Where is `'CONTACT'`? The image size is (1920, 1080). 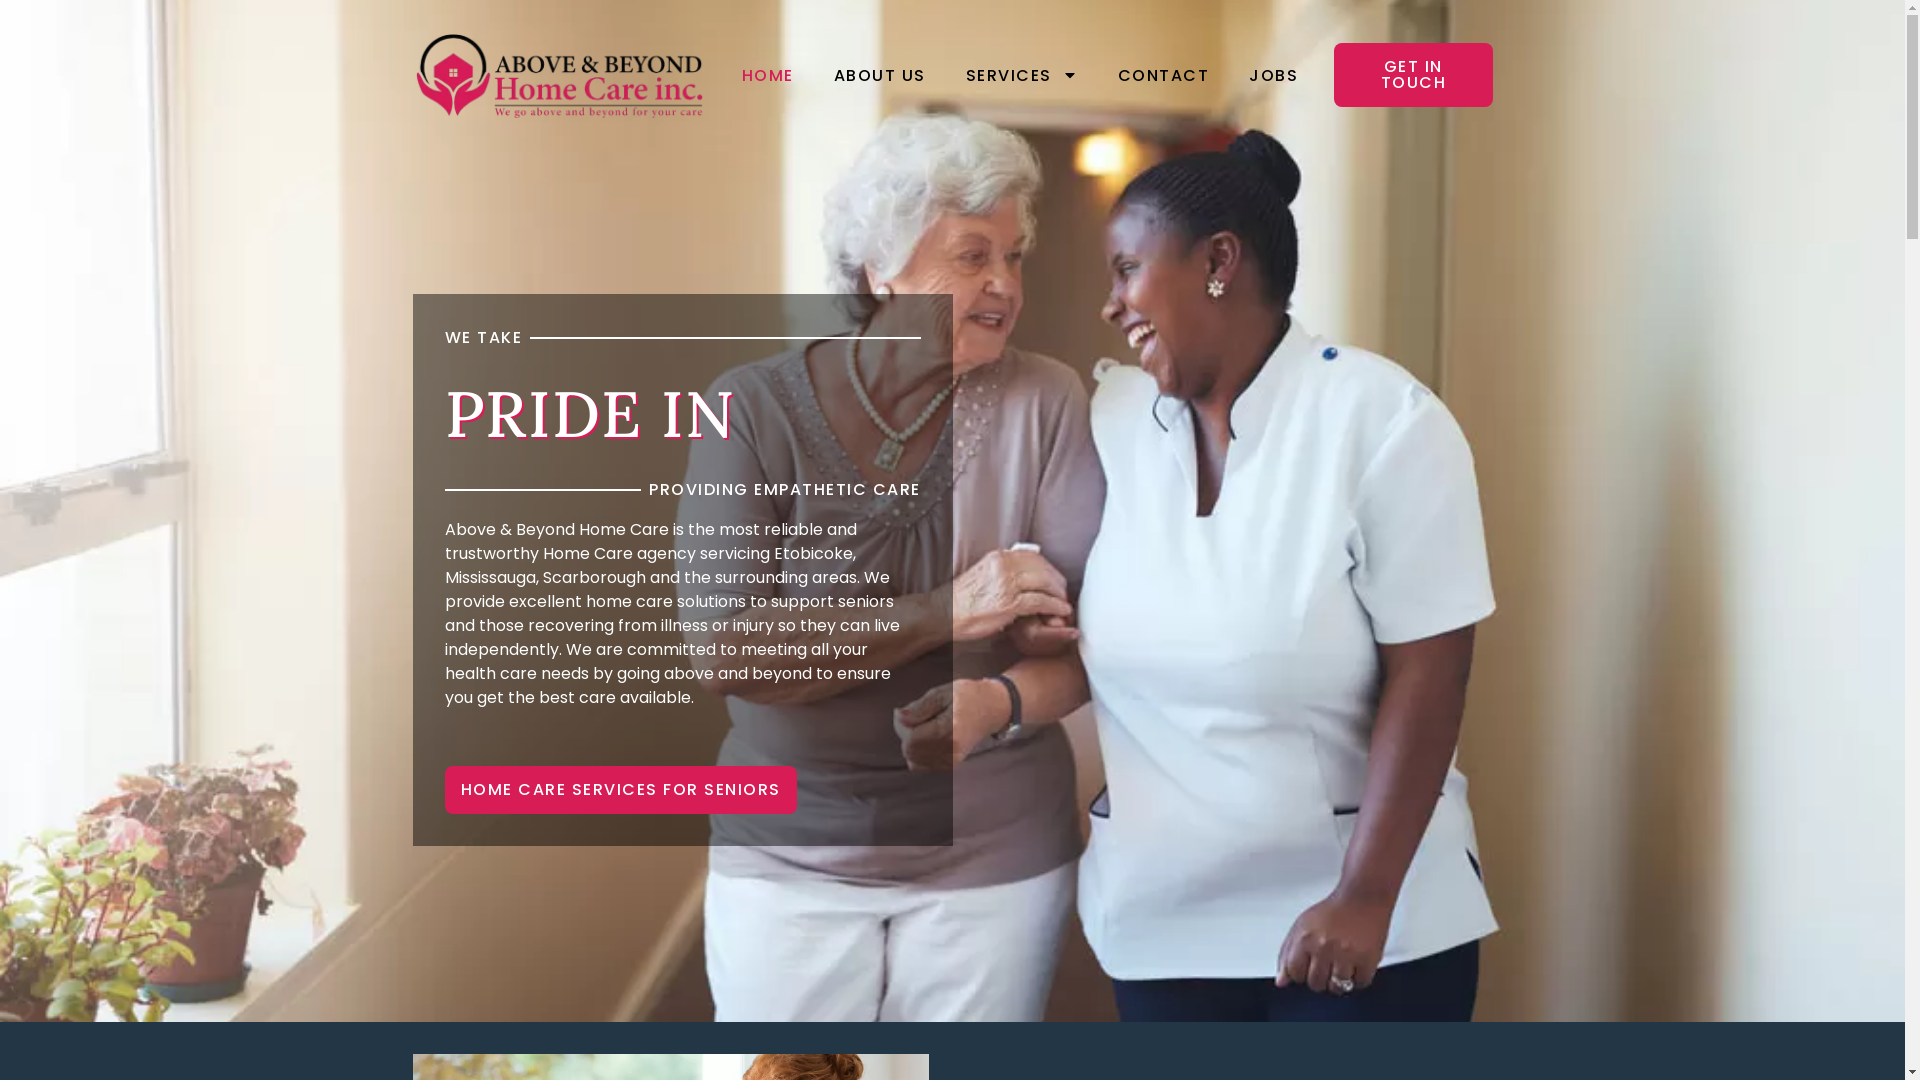
'CONTACT' is located at coordinates (1163, 74).